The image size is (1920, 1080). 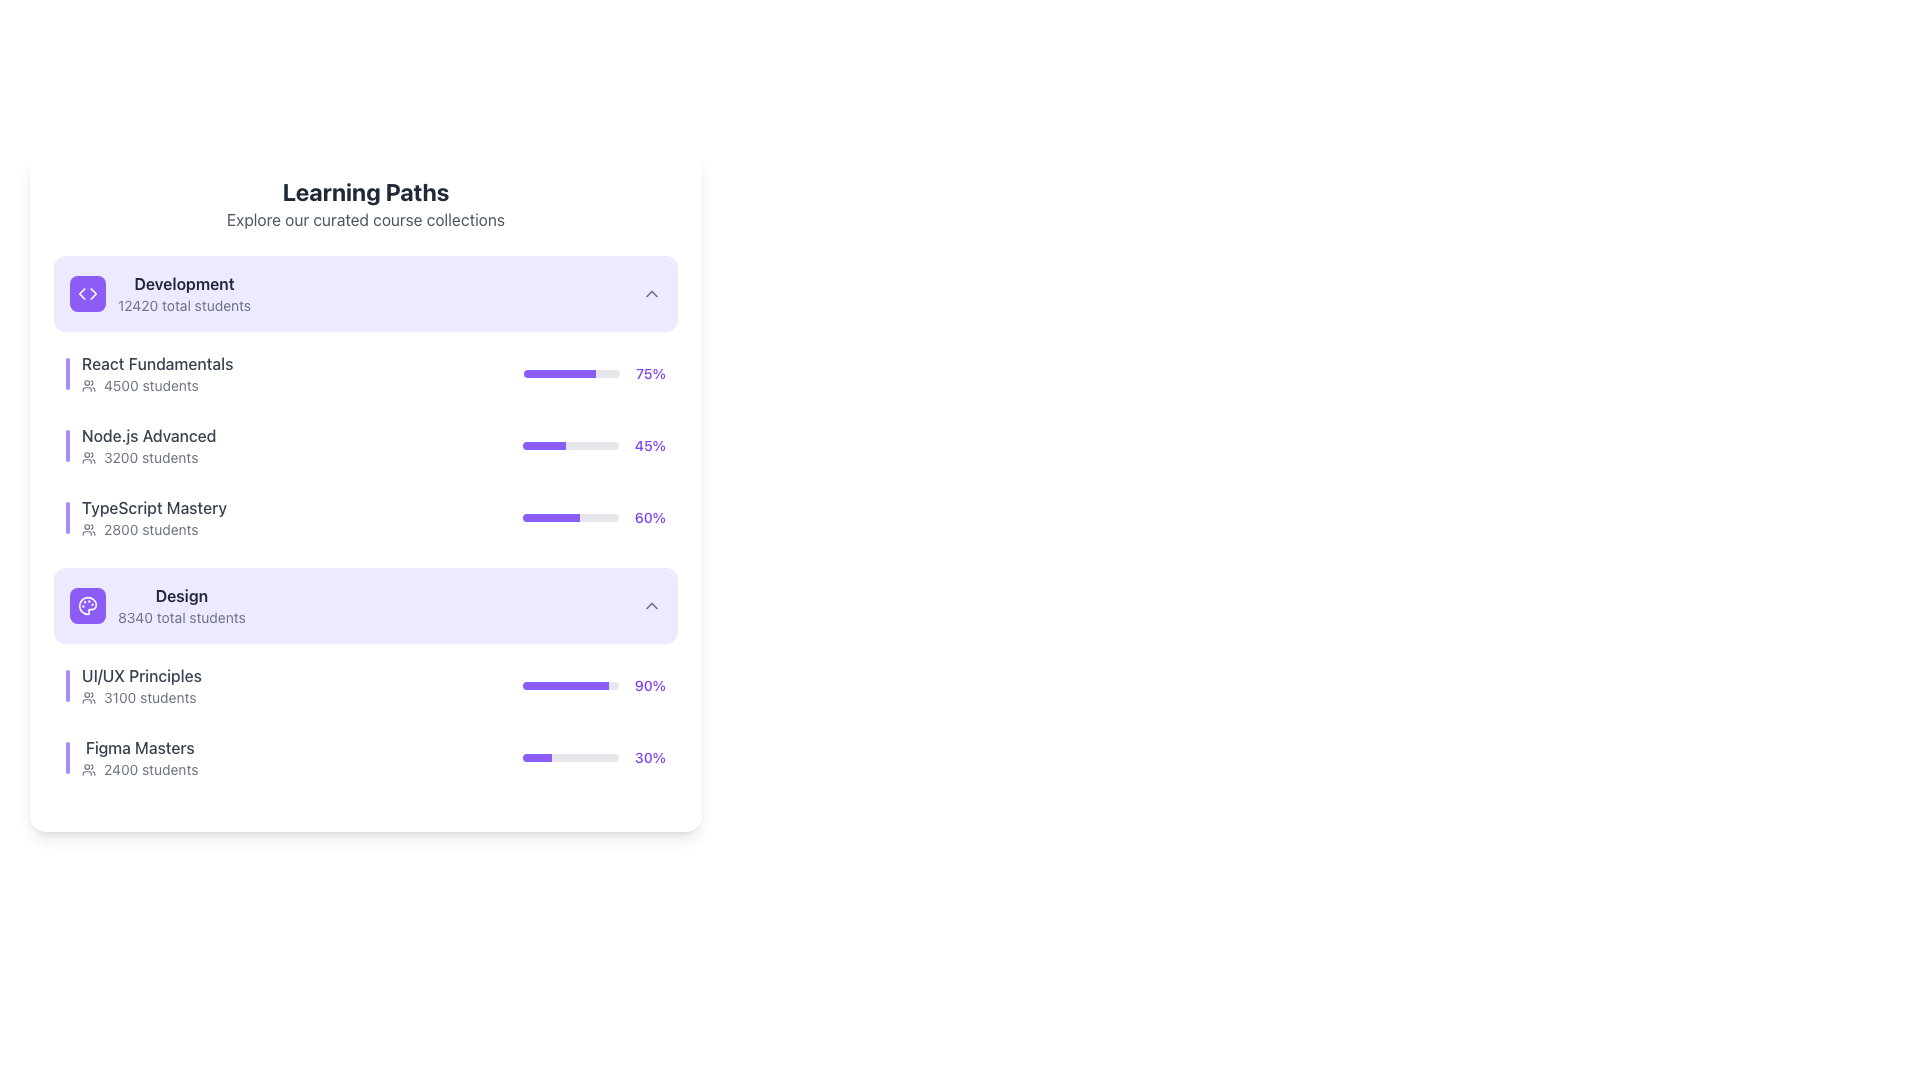 I want to click on the vertical violet rectangle visual marker located to the left of the 'UI/UX Principles' course text in the Design category, so click(x=67, y=685).